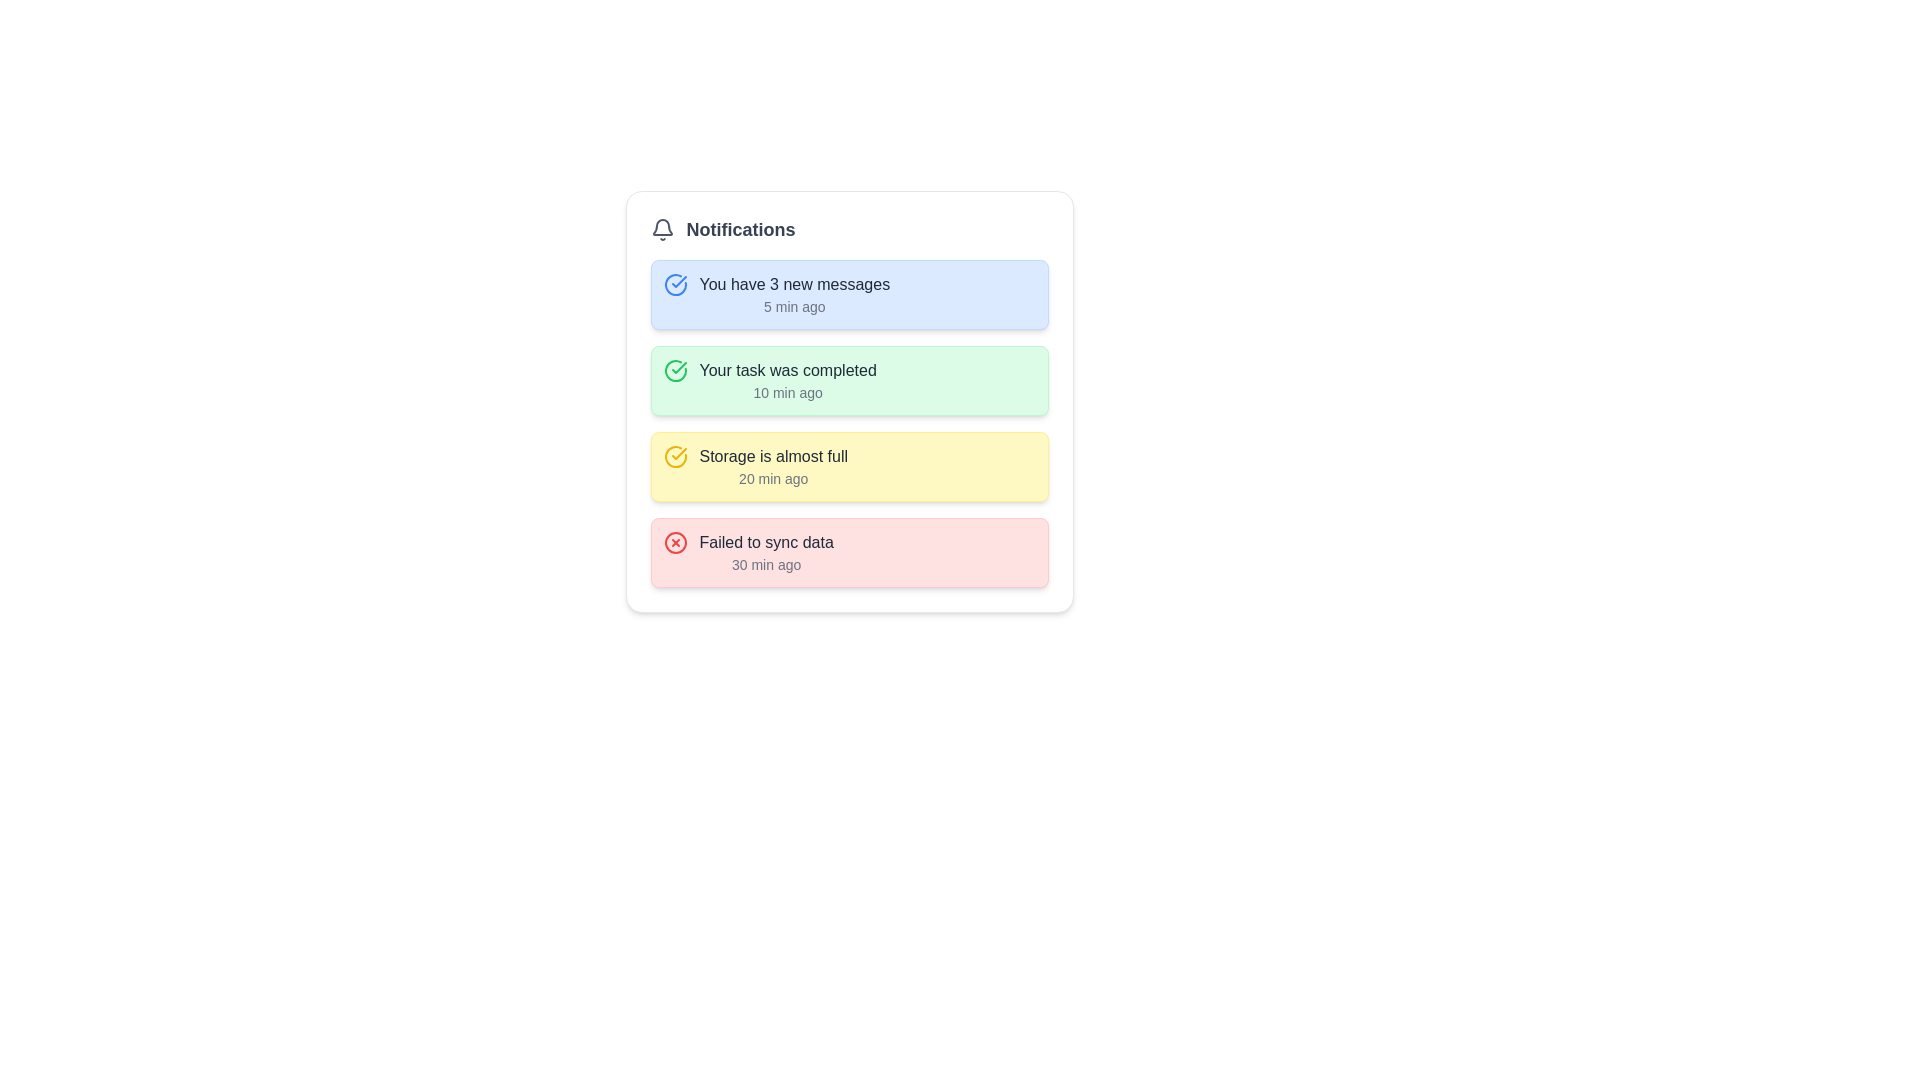 The image size is (1920, 1080). Describe the element at coordinates (765, 552) in the screenshot. I see `the failure notification message indicating that data synchronization failed 30 minutes ago, which is the last notification entry in the notifications panel` at that location.